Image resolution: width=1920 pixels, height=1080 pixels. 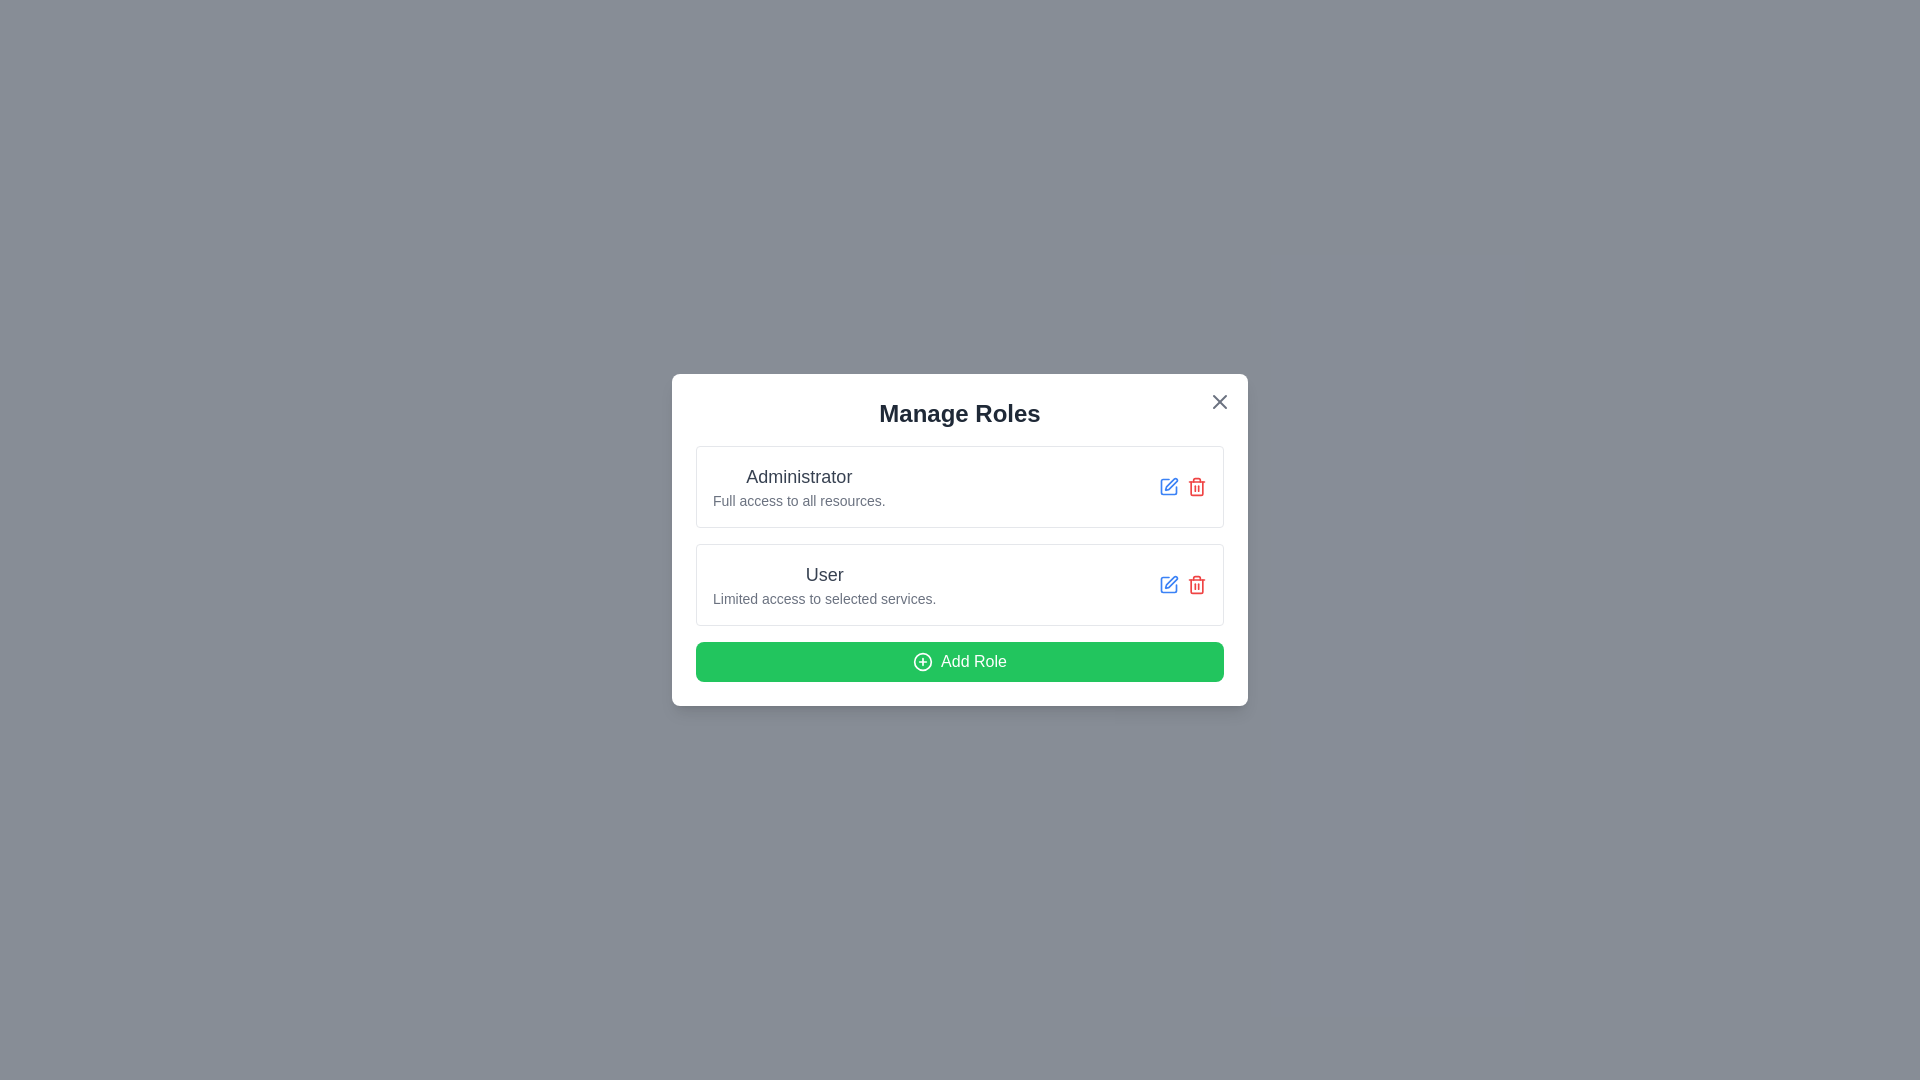 What do you see at coordinates (1171, 582) in the screenshot?
I see `the pen-like icon located to the left of the trash bin icon within the editing options area of the 'User' entry to initiate an edit action` at bounding box center [1171, 582].